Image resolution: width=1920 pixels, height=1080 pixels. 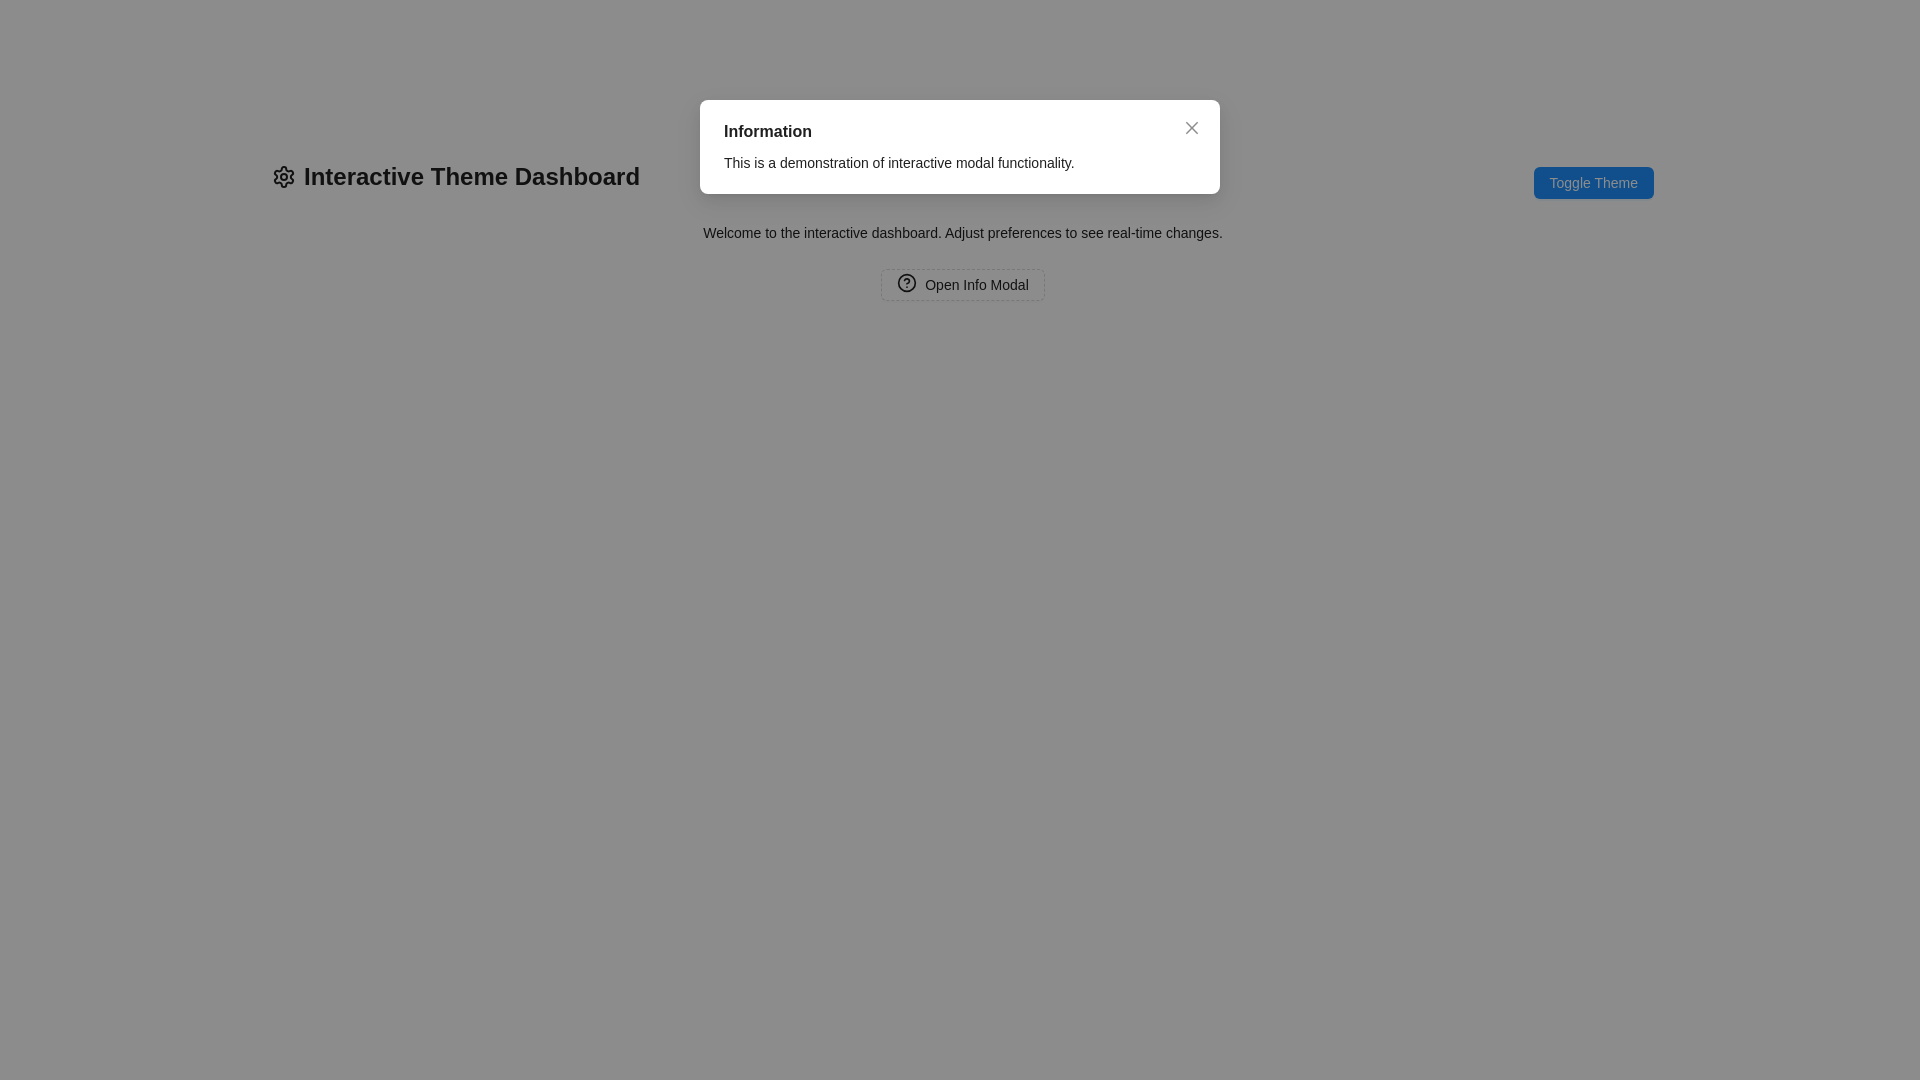 I want to click on the button with a dashed border labeled 'Open Info Modal', which includes a help icon, so click(x=963, y=285).